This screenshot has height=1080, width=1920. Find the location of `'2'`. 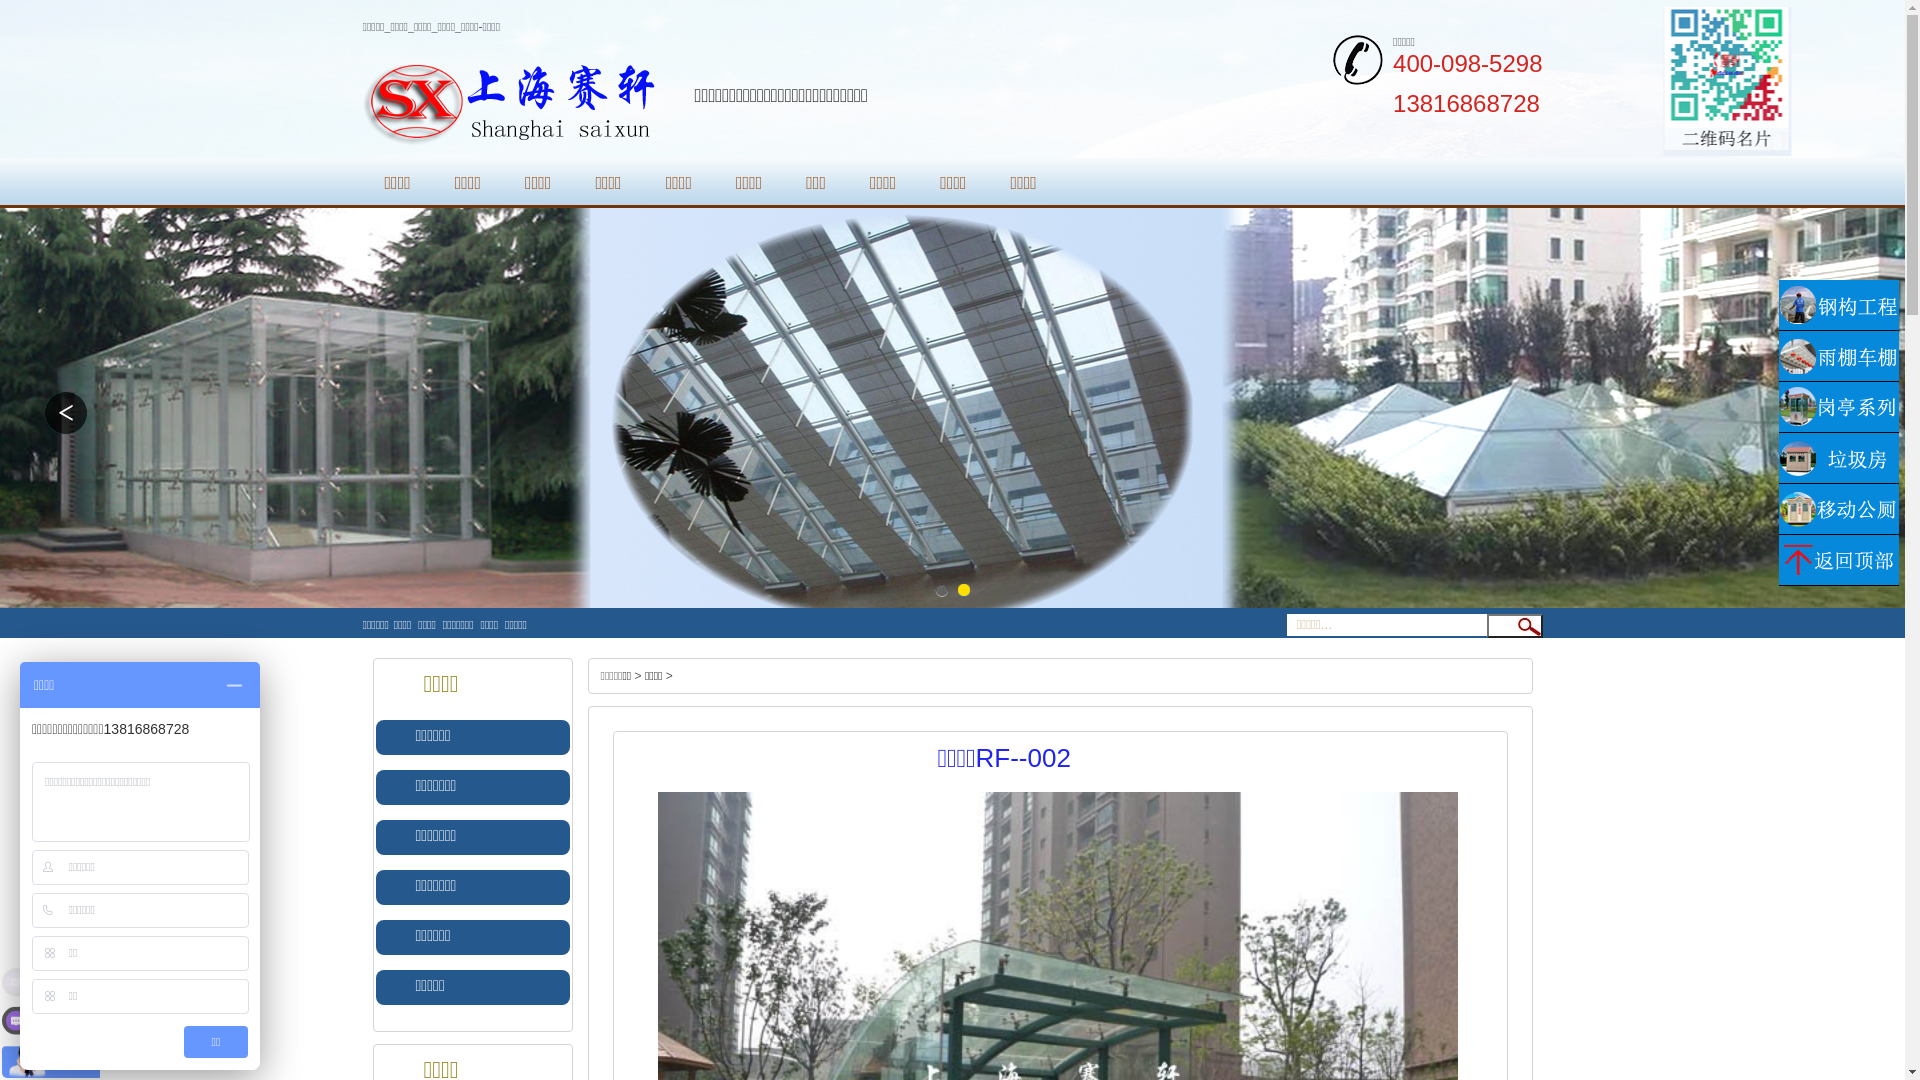

'2' is located at coordinates (964, 589).